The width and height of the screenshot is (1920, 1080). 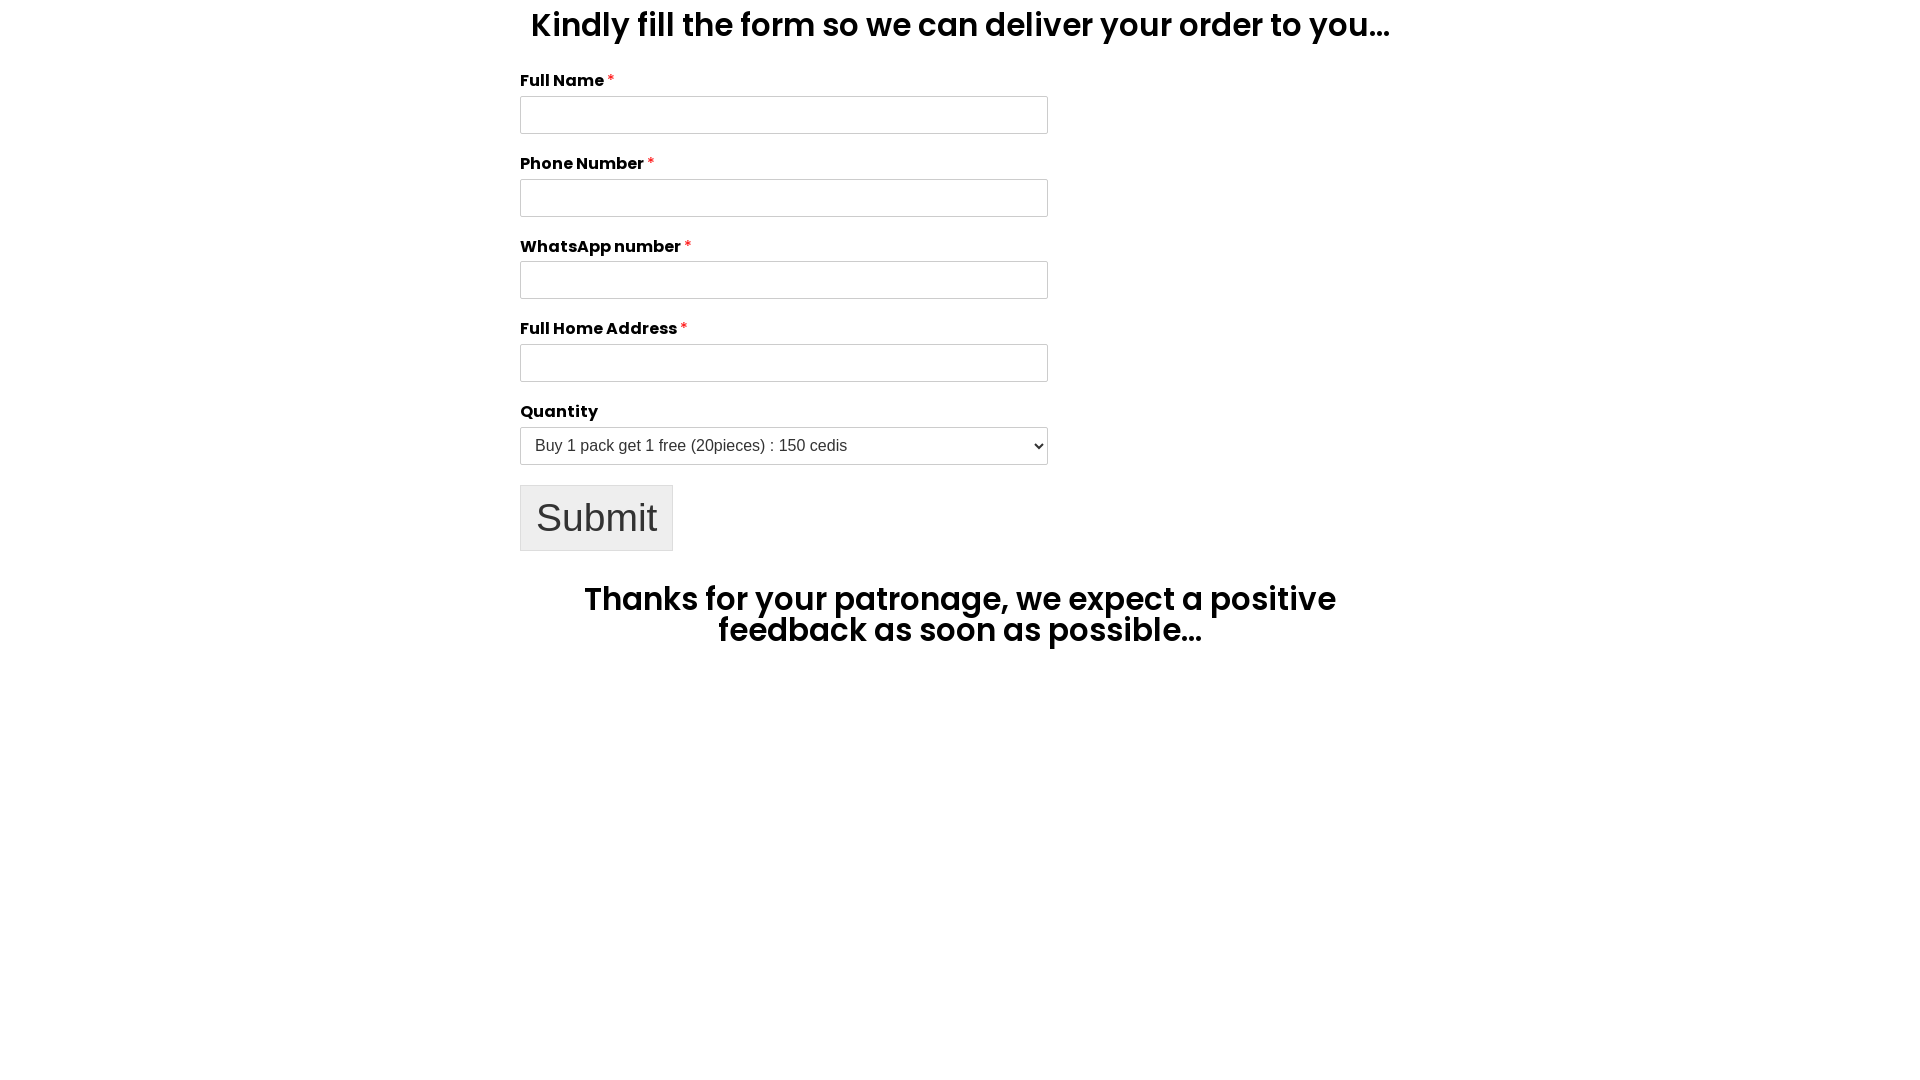 What do you see at coordinates (519, 516) in the screenshot?
I see `'Submit'` at bounding box center [519, 516].